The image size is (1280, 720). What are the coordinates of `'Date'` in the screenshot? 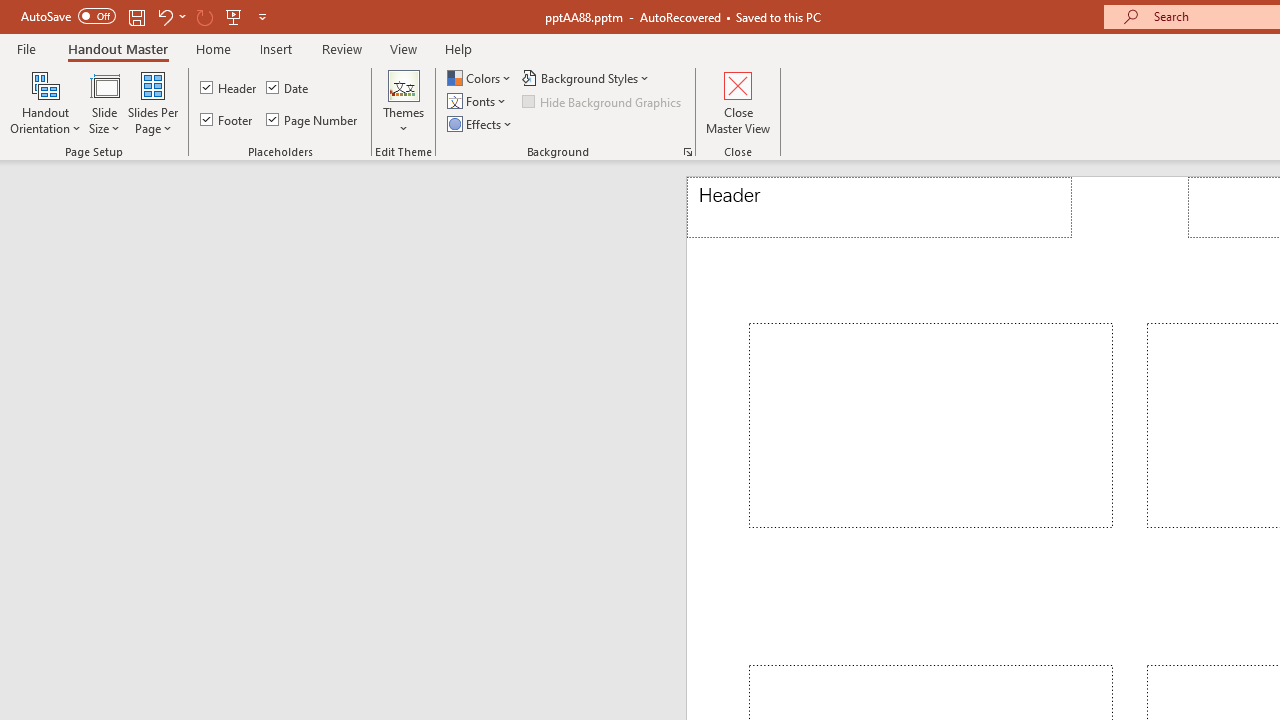 It's located at (287, 86).